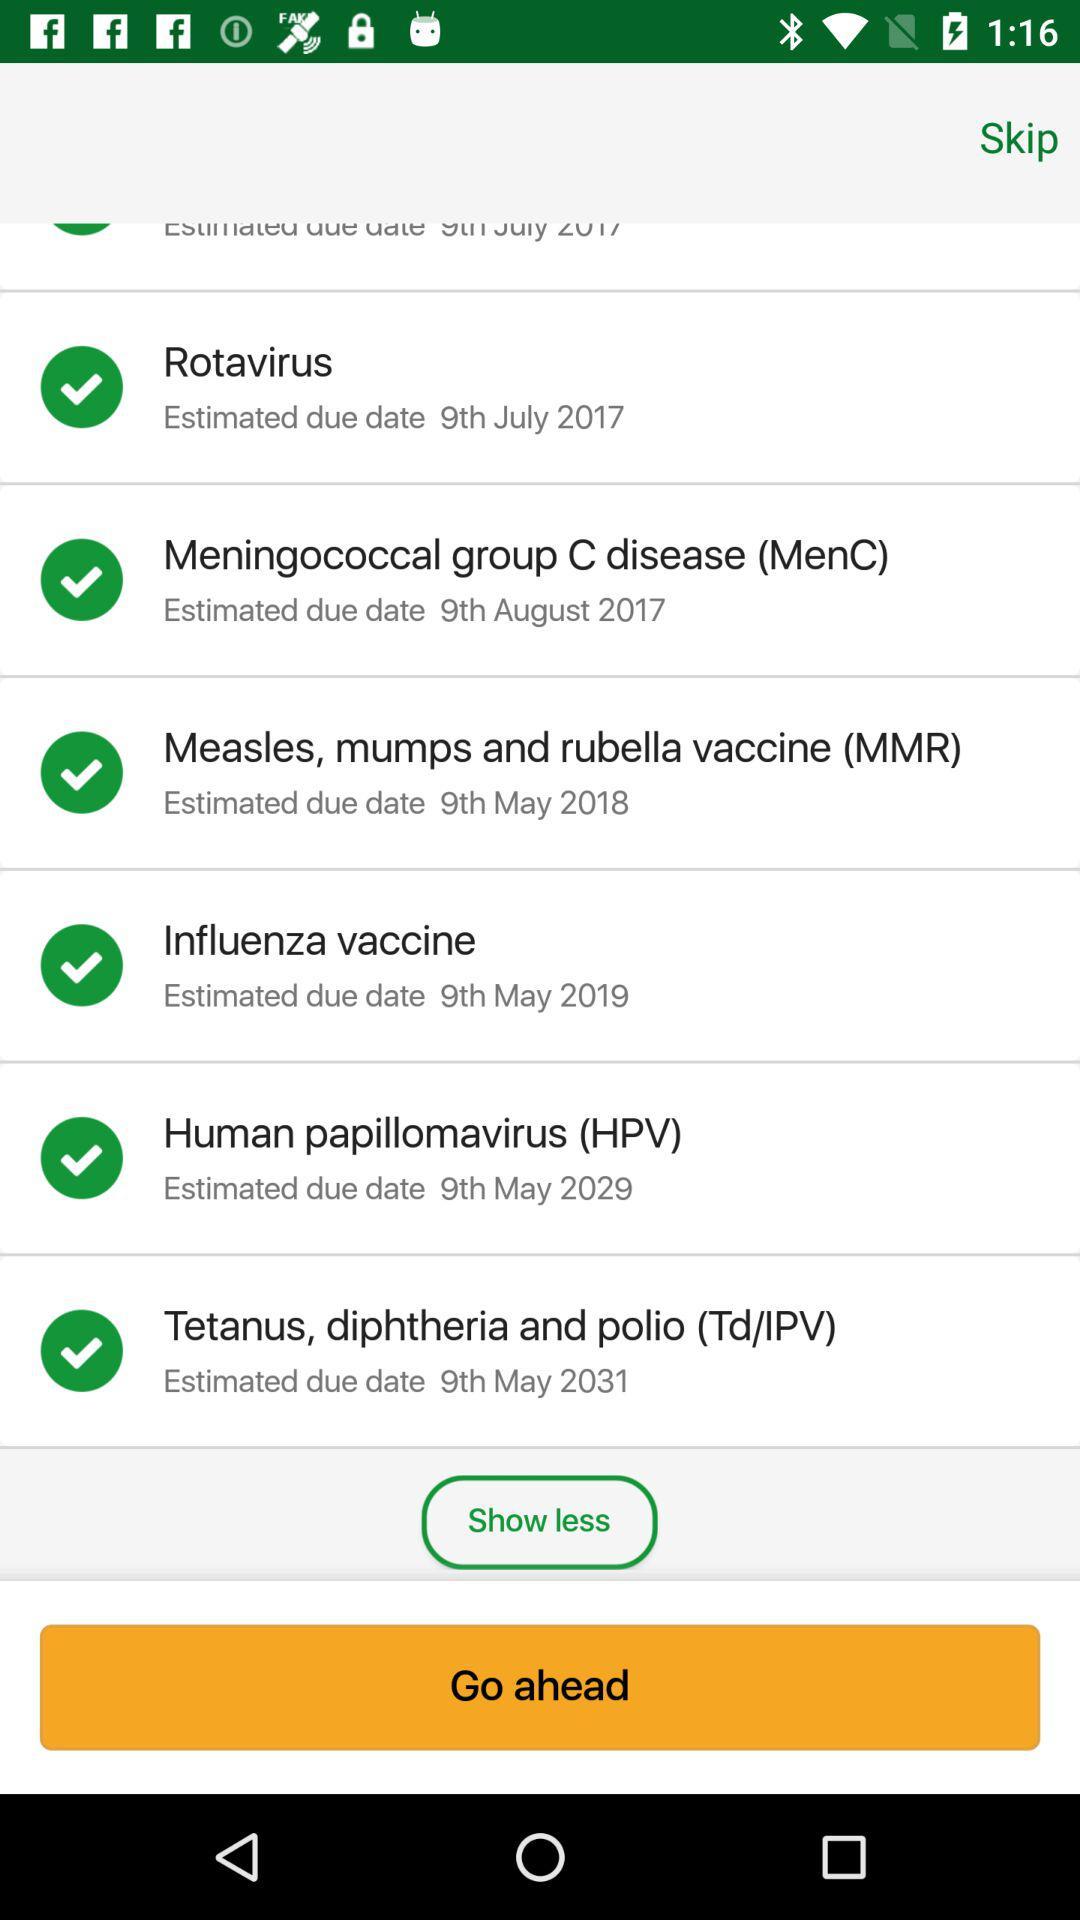 The height and width of the screenshot is (1920, 1080). What do you see at coordinates (1019, 135) in the screenshot?
I see `skip icon` at bounding box center [1019, 135].